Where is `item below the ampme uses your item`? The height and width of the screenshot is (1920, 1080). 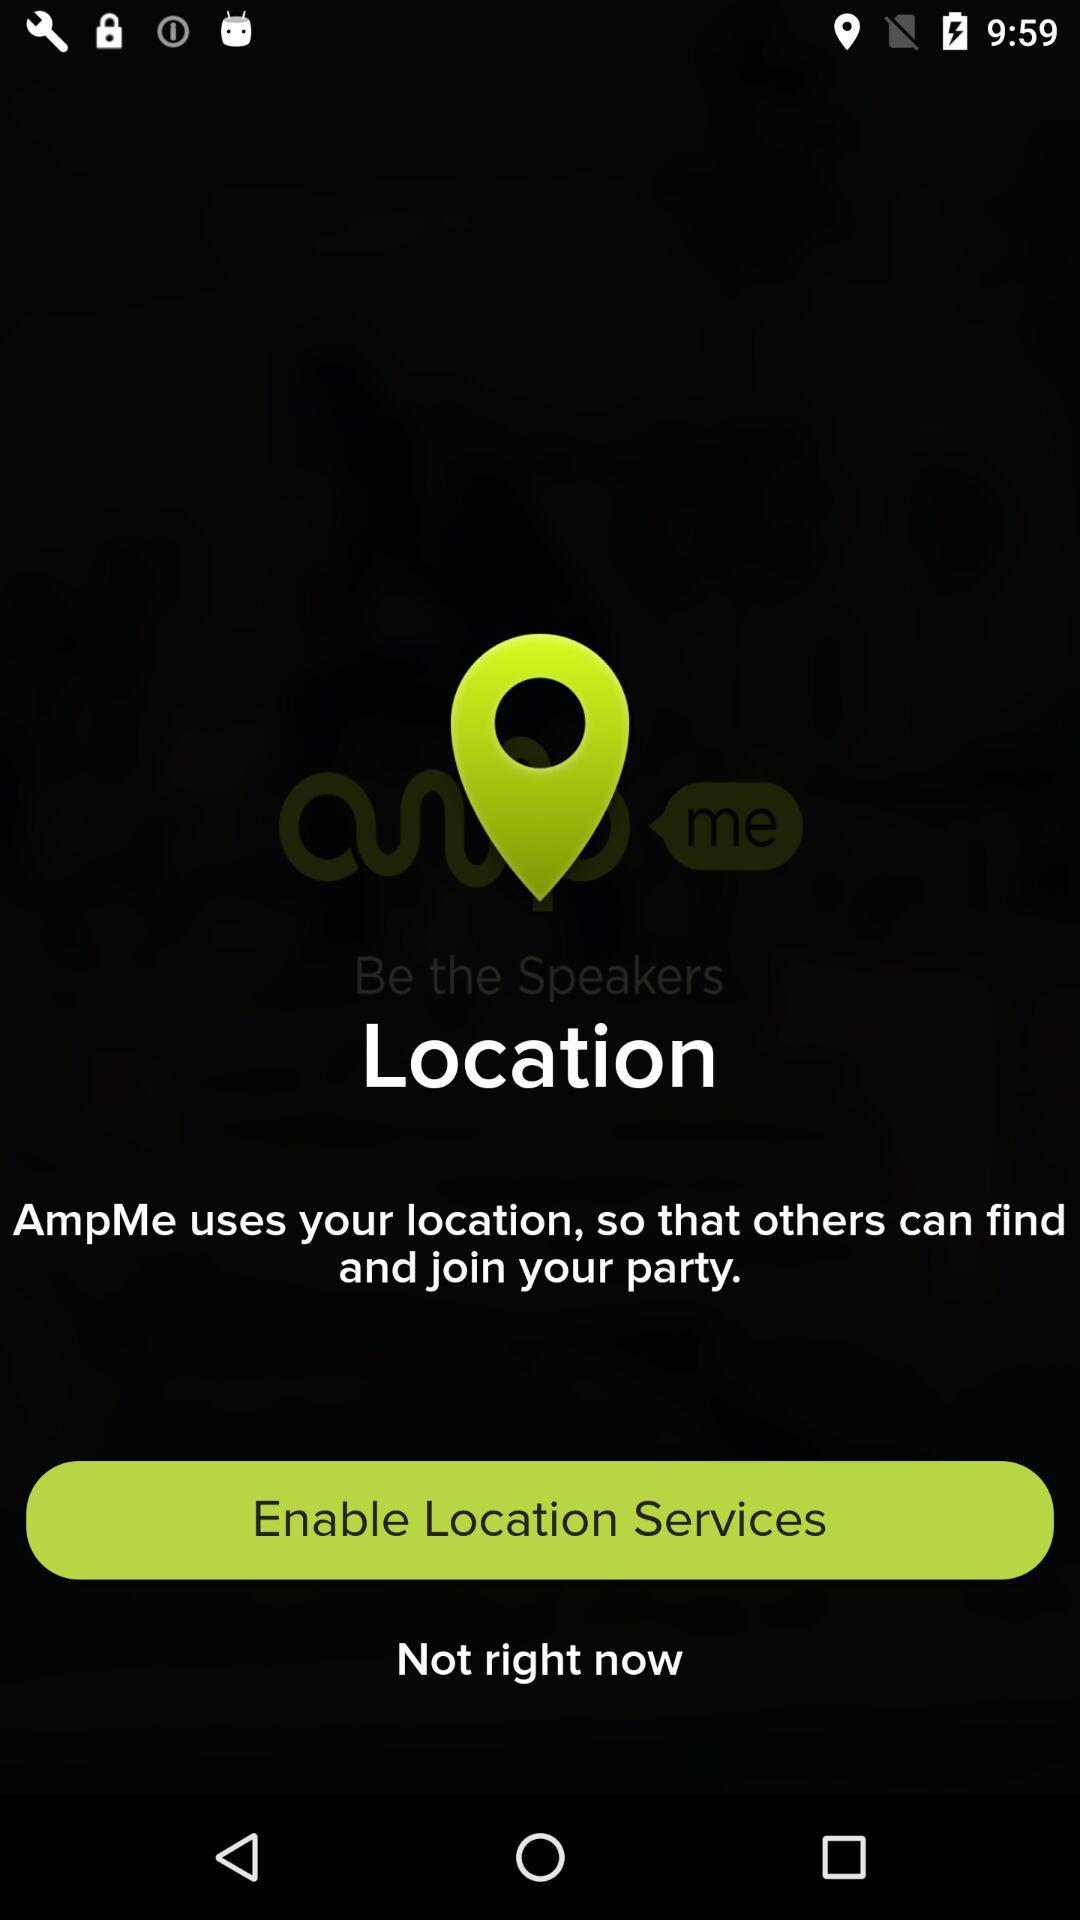
item below the ampme uses your item is located at coordinates (540, 1520).